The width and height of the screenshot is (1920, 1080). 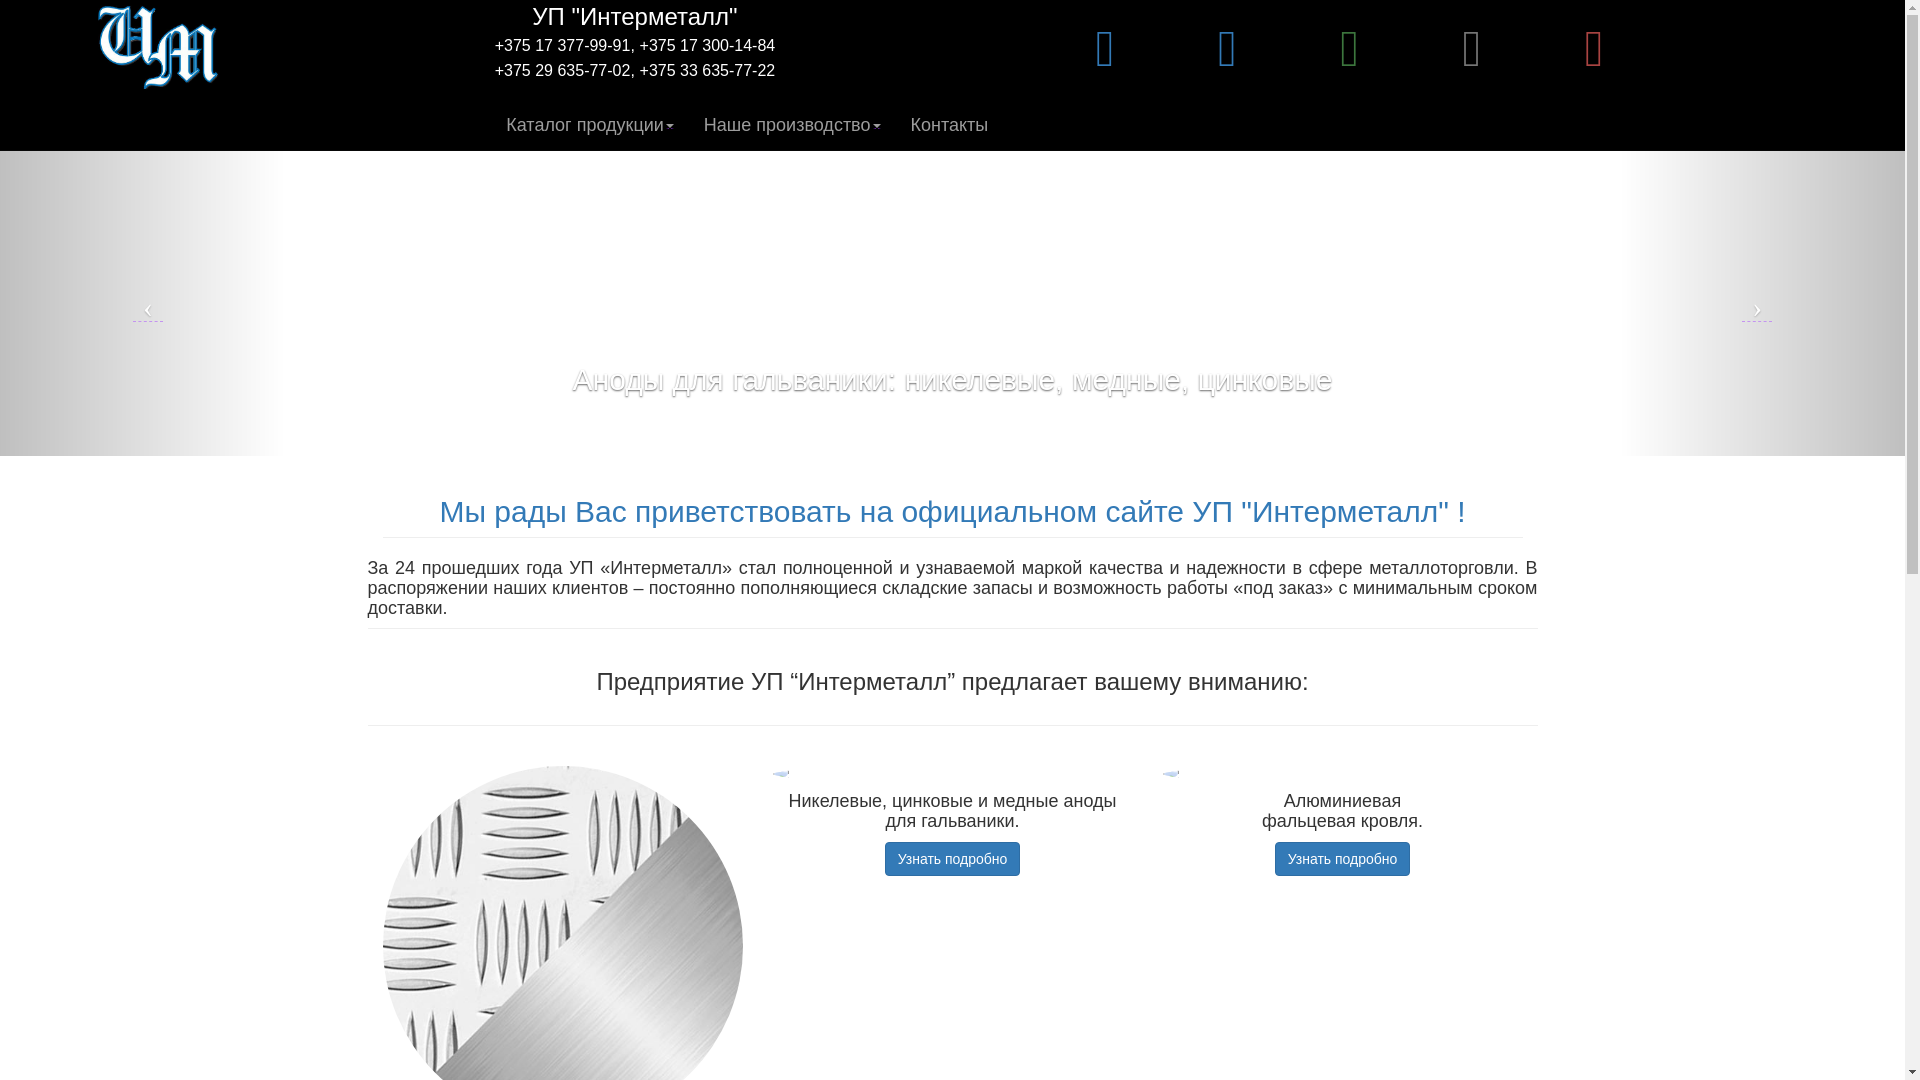 I want to click on '+375 29 635-77-02,', so click(x=494, y=69).